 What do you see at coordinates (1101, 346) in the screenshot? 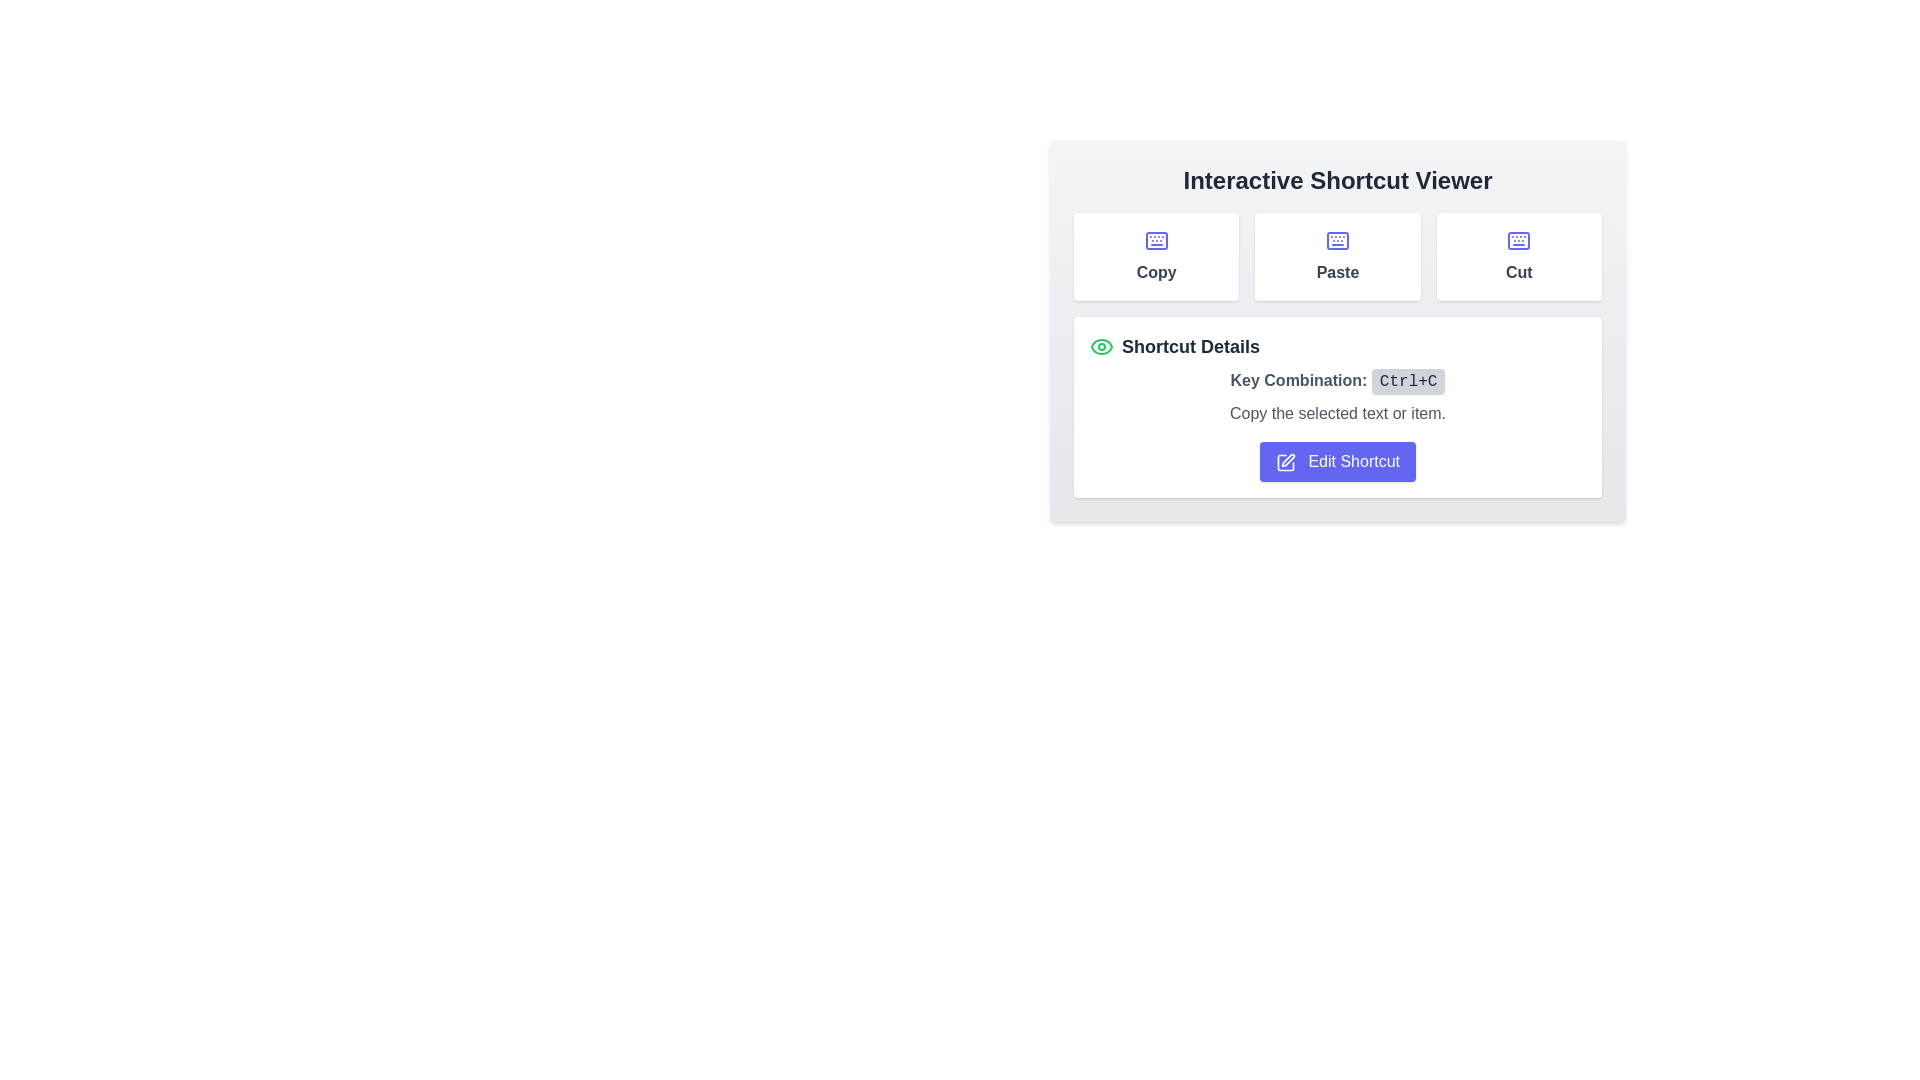
I see `the eye icon located to the left of the 'Shortcut Details' title in the 'Interactive Shortcut Viewer' box` at bounding box center [1101, 346].